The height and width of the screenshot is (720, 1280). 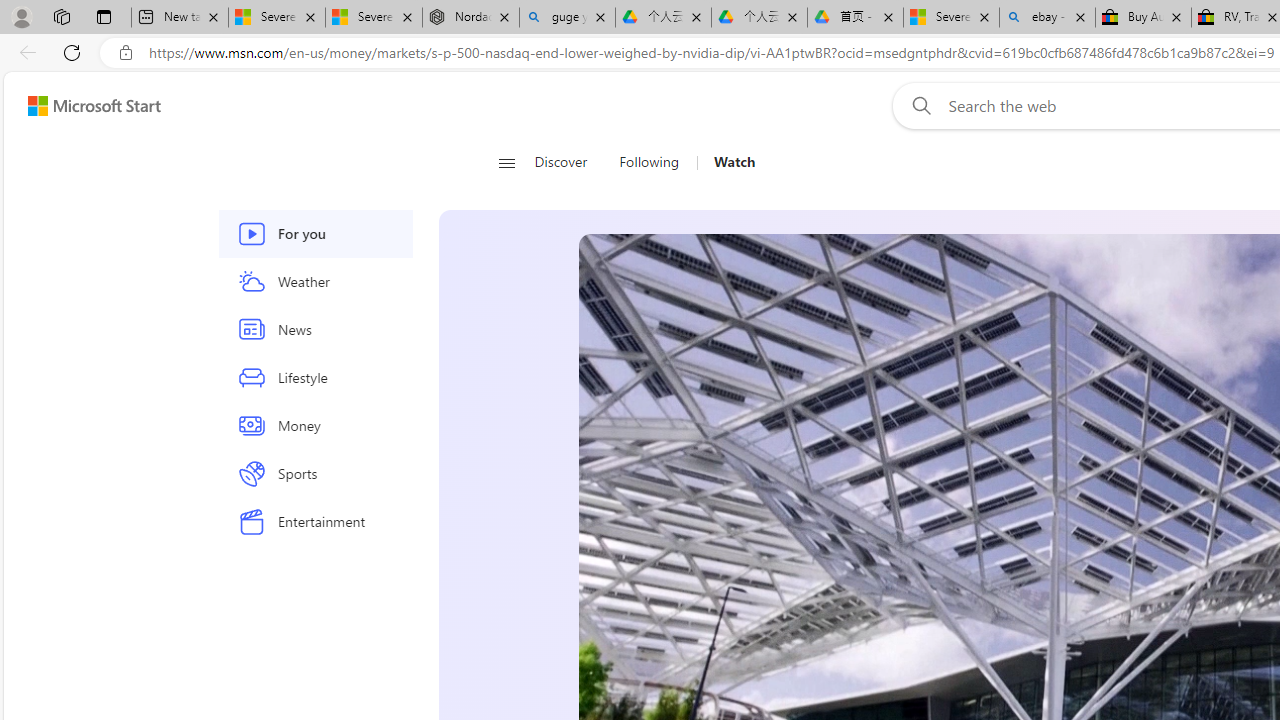 I want to click on 'Buy Auto Parts & Accessories | eBay', so click(x=1143, y=17).